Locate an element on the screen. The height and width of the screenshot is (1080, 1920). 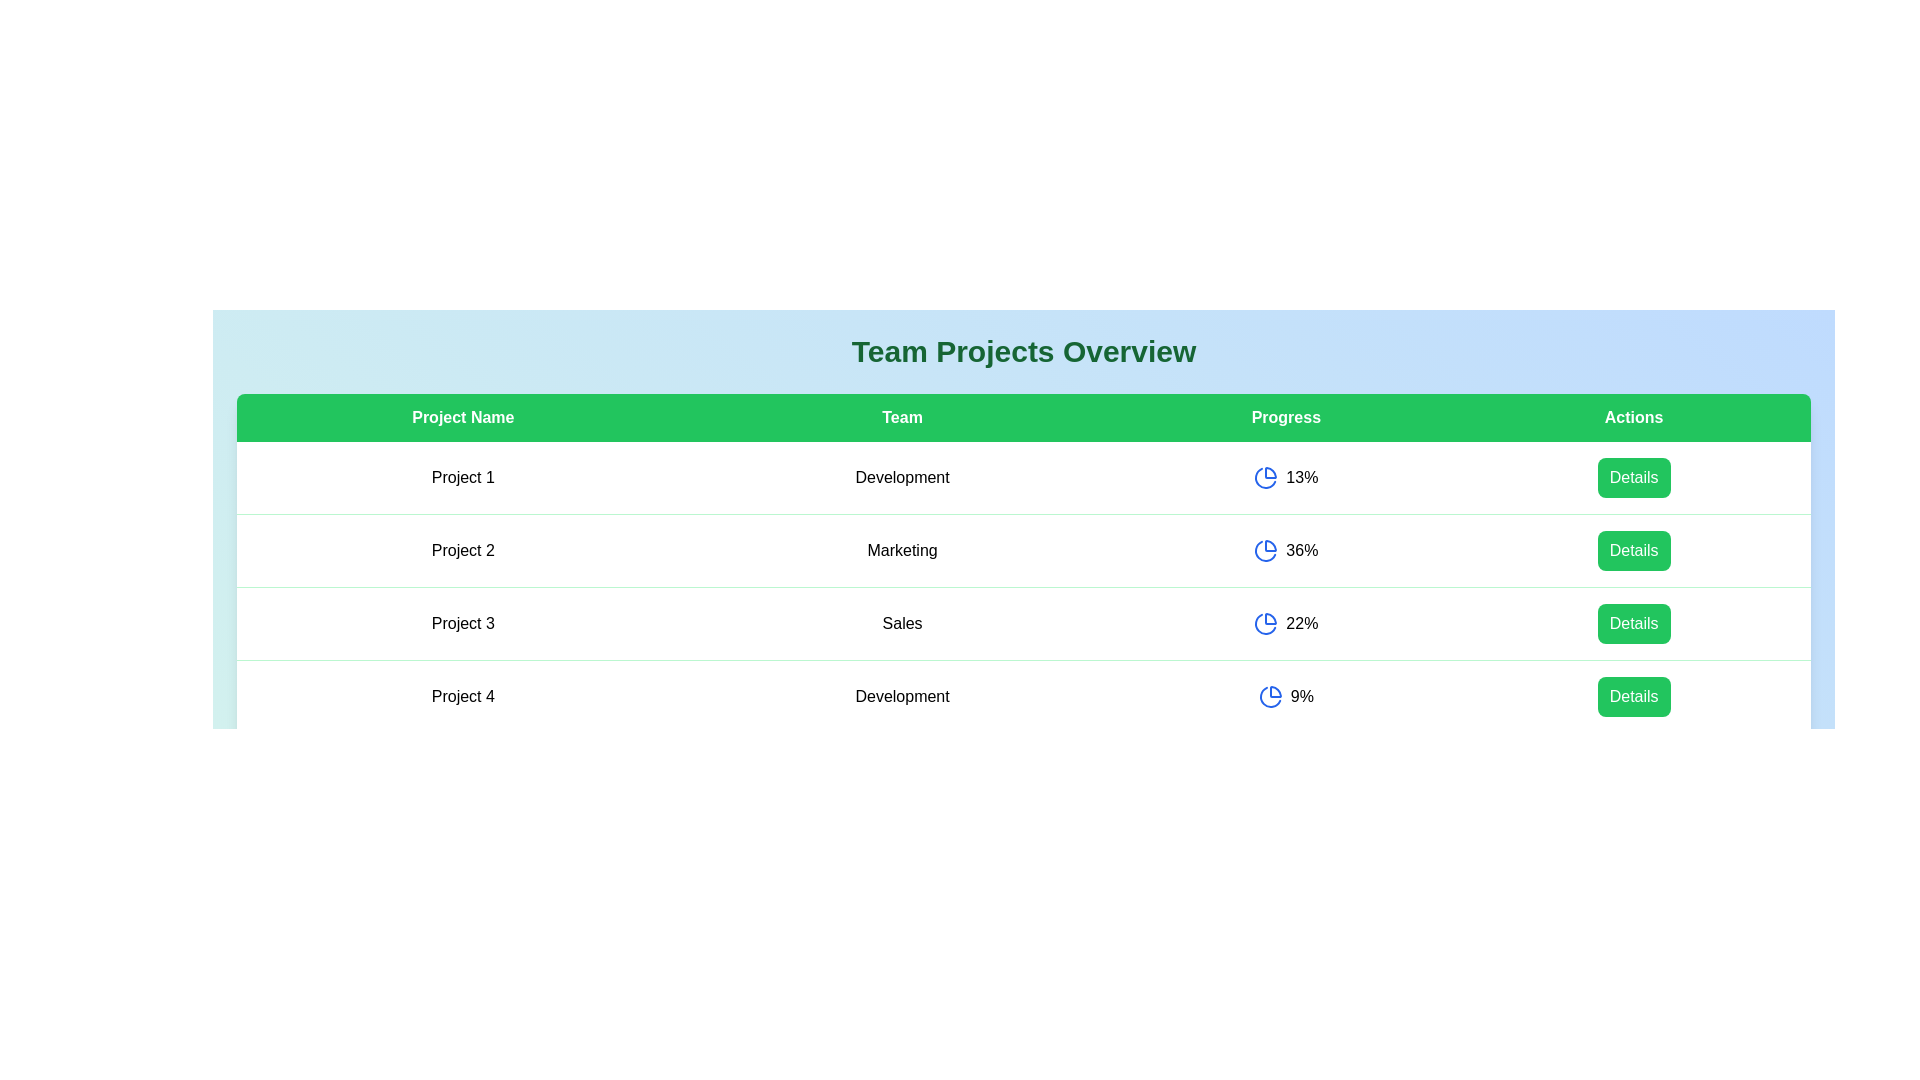
the pie chart icon for the project with ID 1 is located at coordinates (1265, 478).